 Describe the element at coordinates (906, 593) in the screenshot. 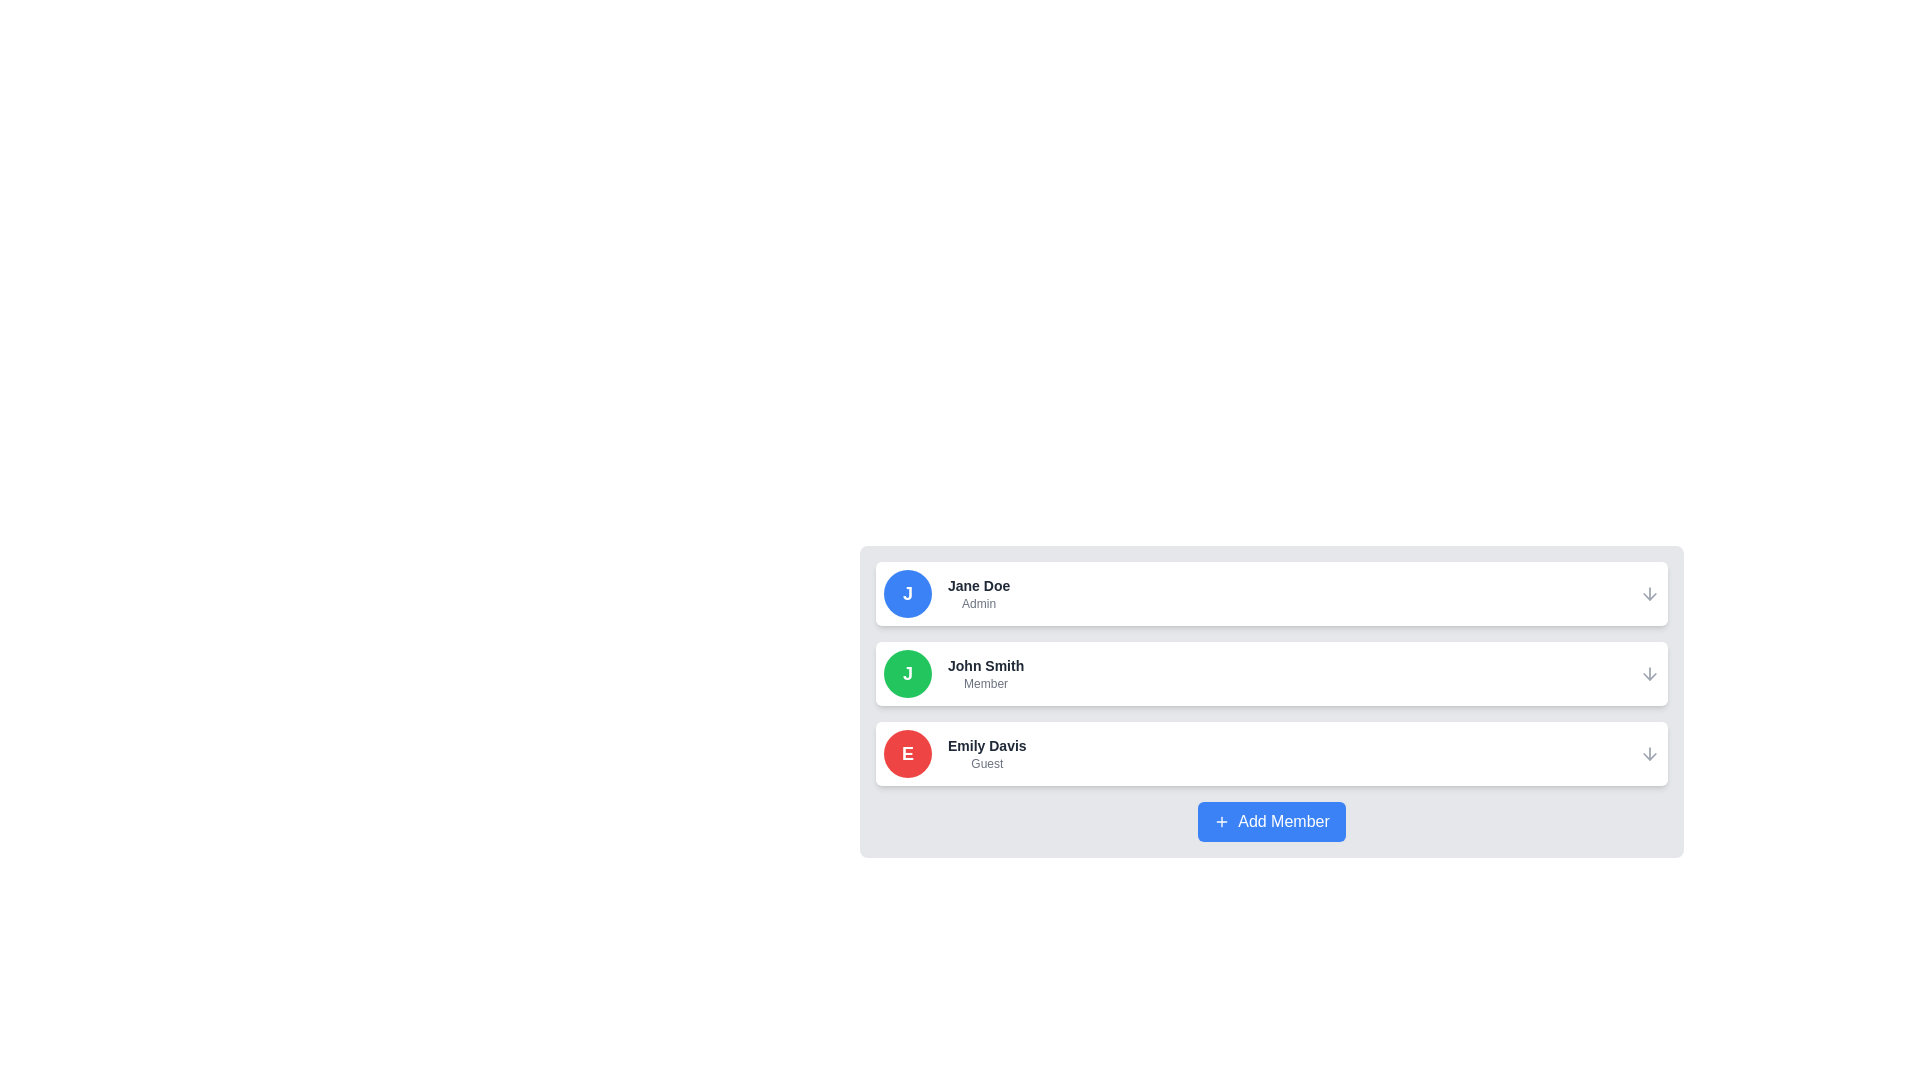

I see `the Avatar element located on the left side of the first row in the user information cards, which visually represents the user 'Jane Doe' who has the role 'Admin'` at that location.